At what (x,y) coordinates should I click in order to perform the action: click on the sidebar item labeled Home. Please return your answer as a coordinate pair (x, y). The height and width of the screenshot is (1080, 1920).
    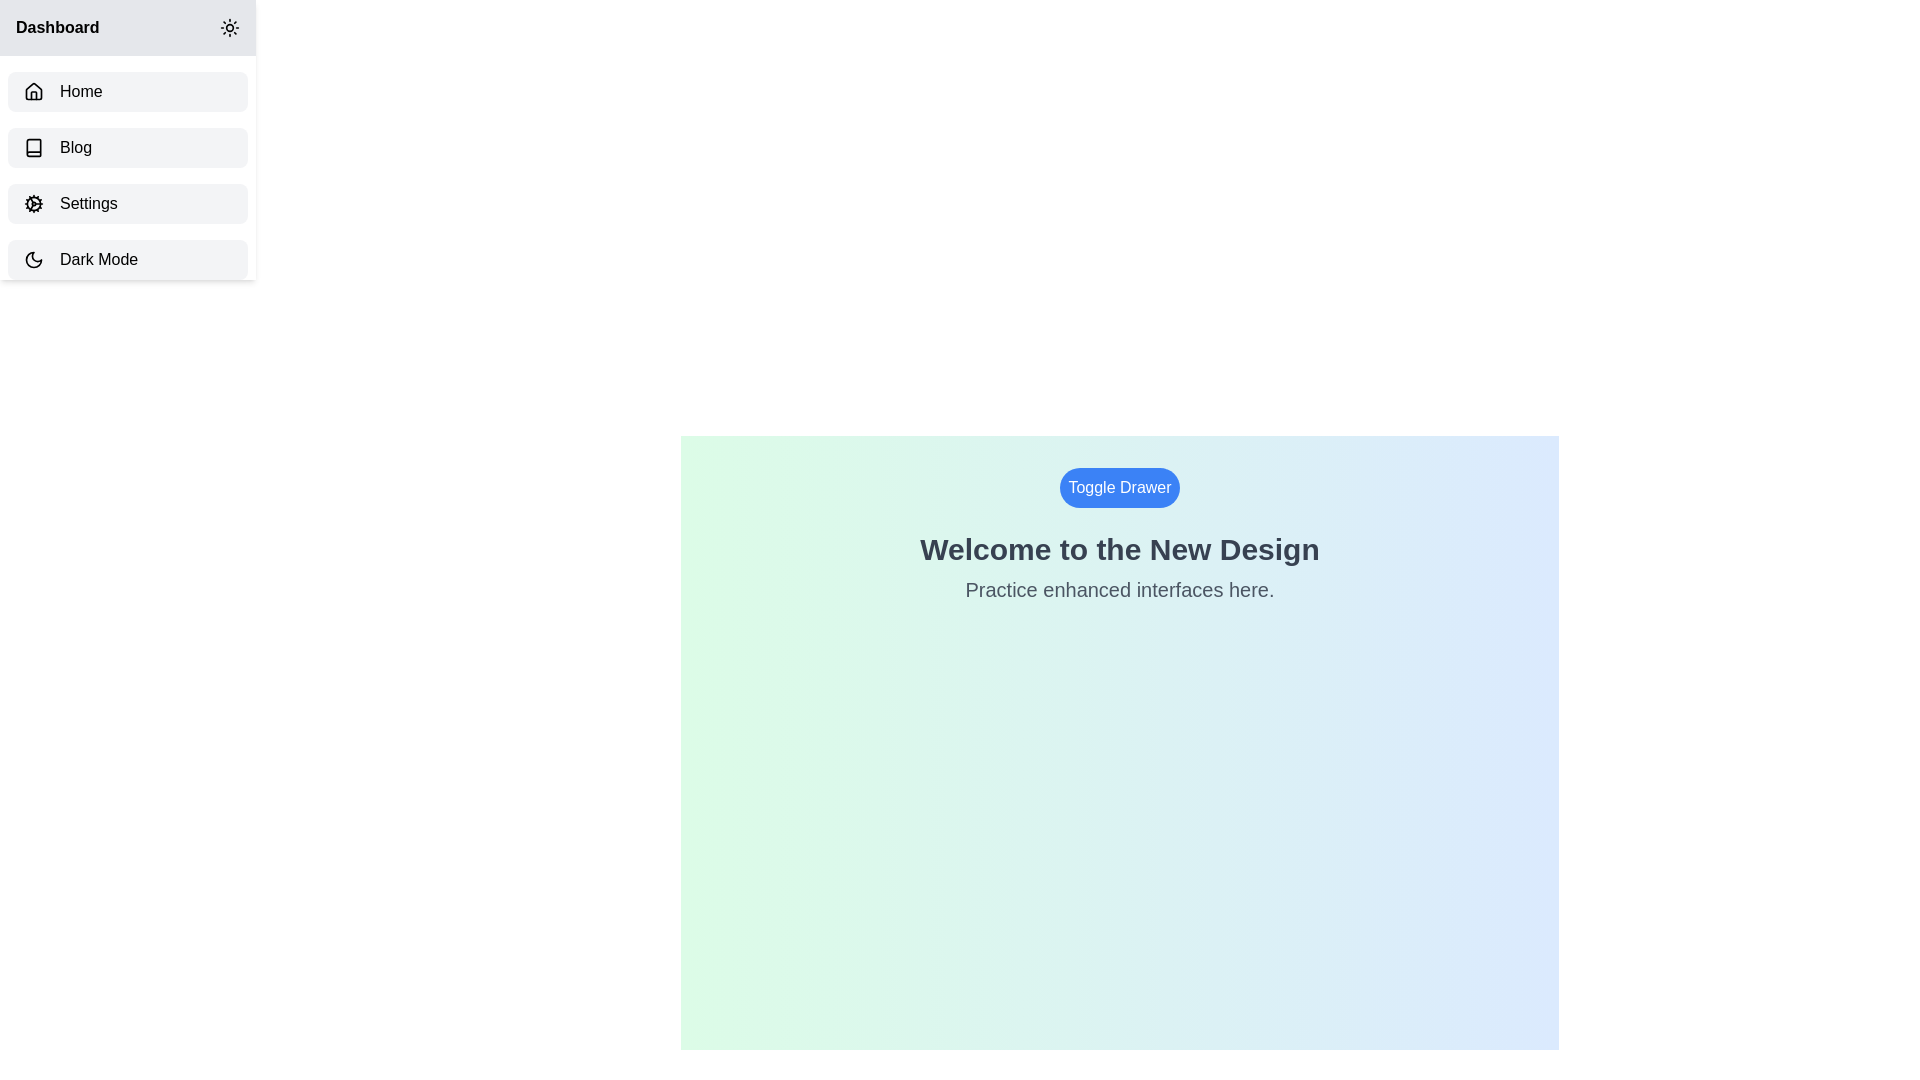
    Looking at the image, I should click on (127, 92).